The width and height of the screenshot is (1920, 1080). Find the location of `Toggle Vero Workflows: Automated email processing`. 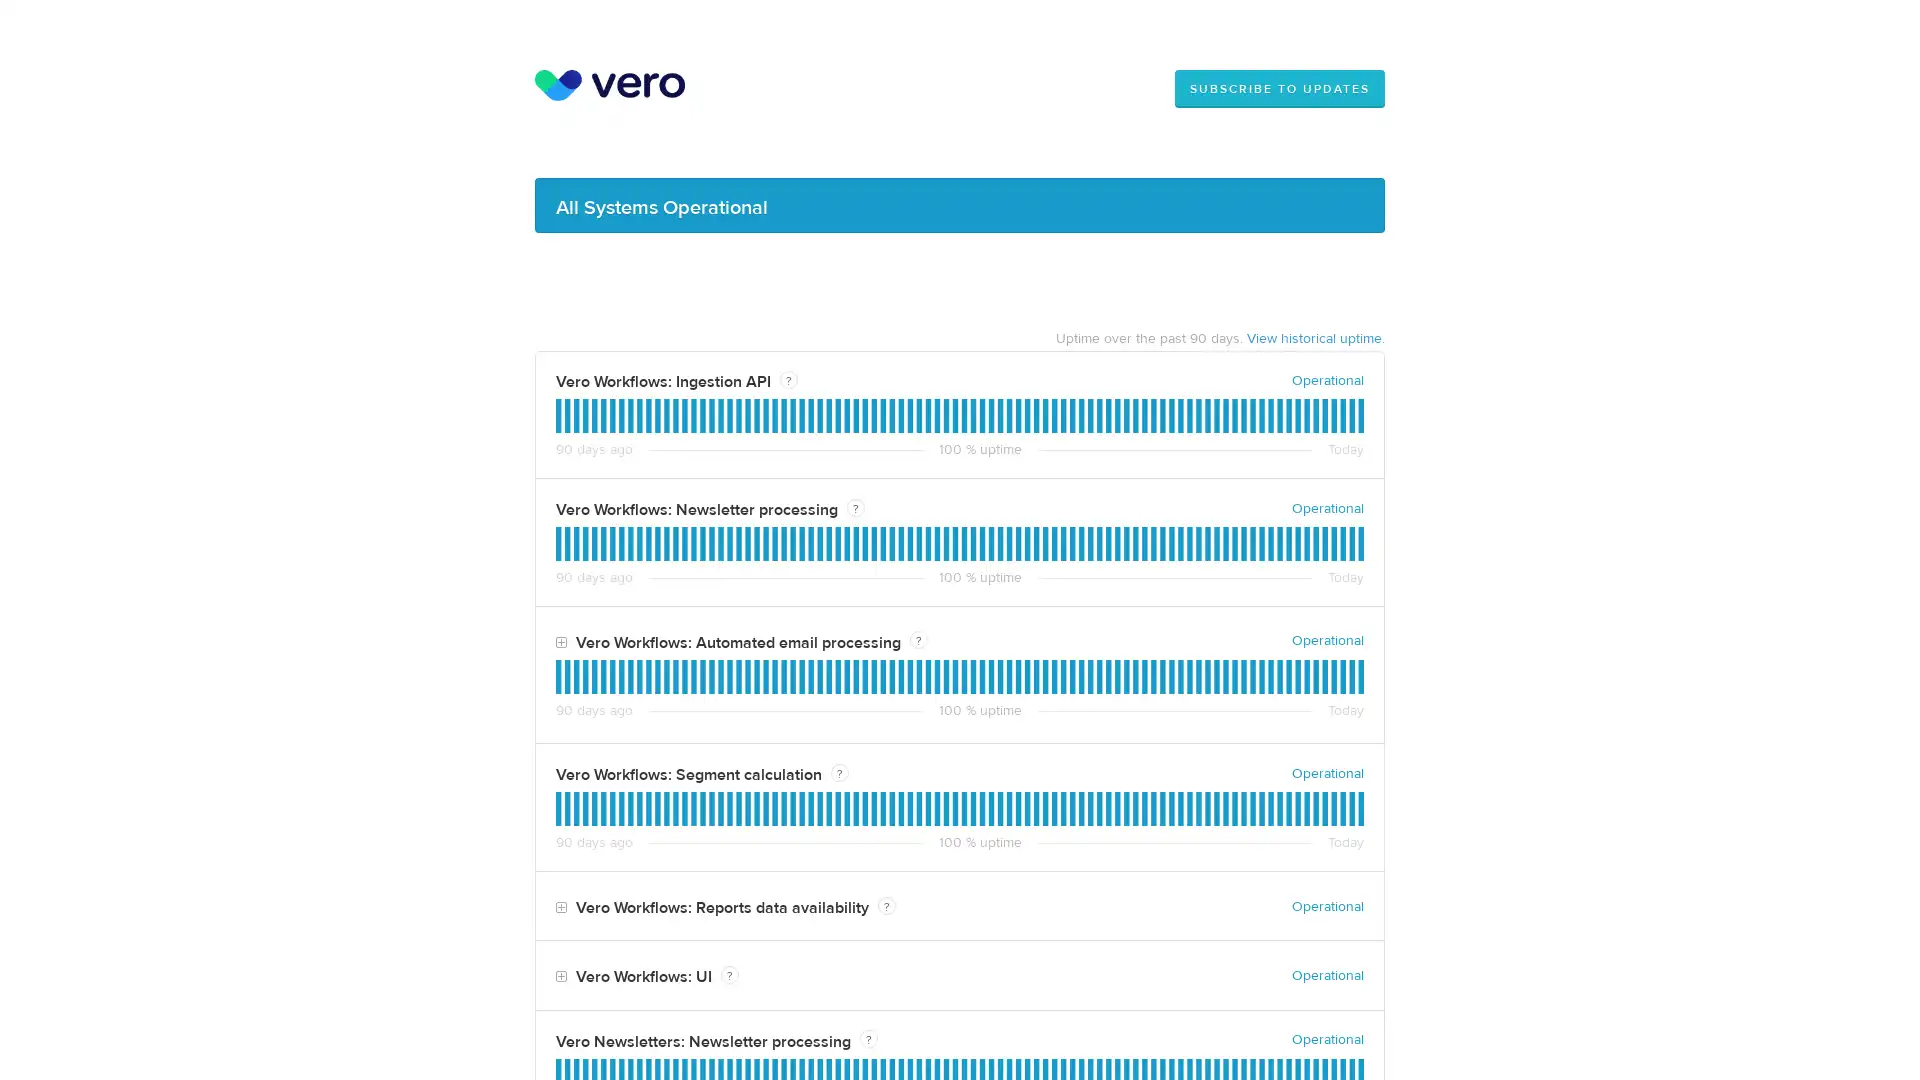

Toggle Vero Workflows: Automated email processing is located at coordinates (560, 642).